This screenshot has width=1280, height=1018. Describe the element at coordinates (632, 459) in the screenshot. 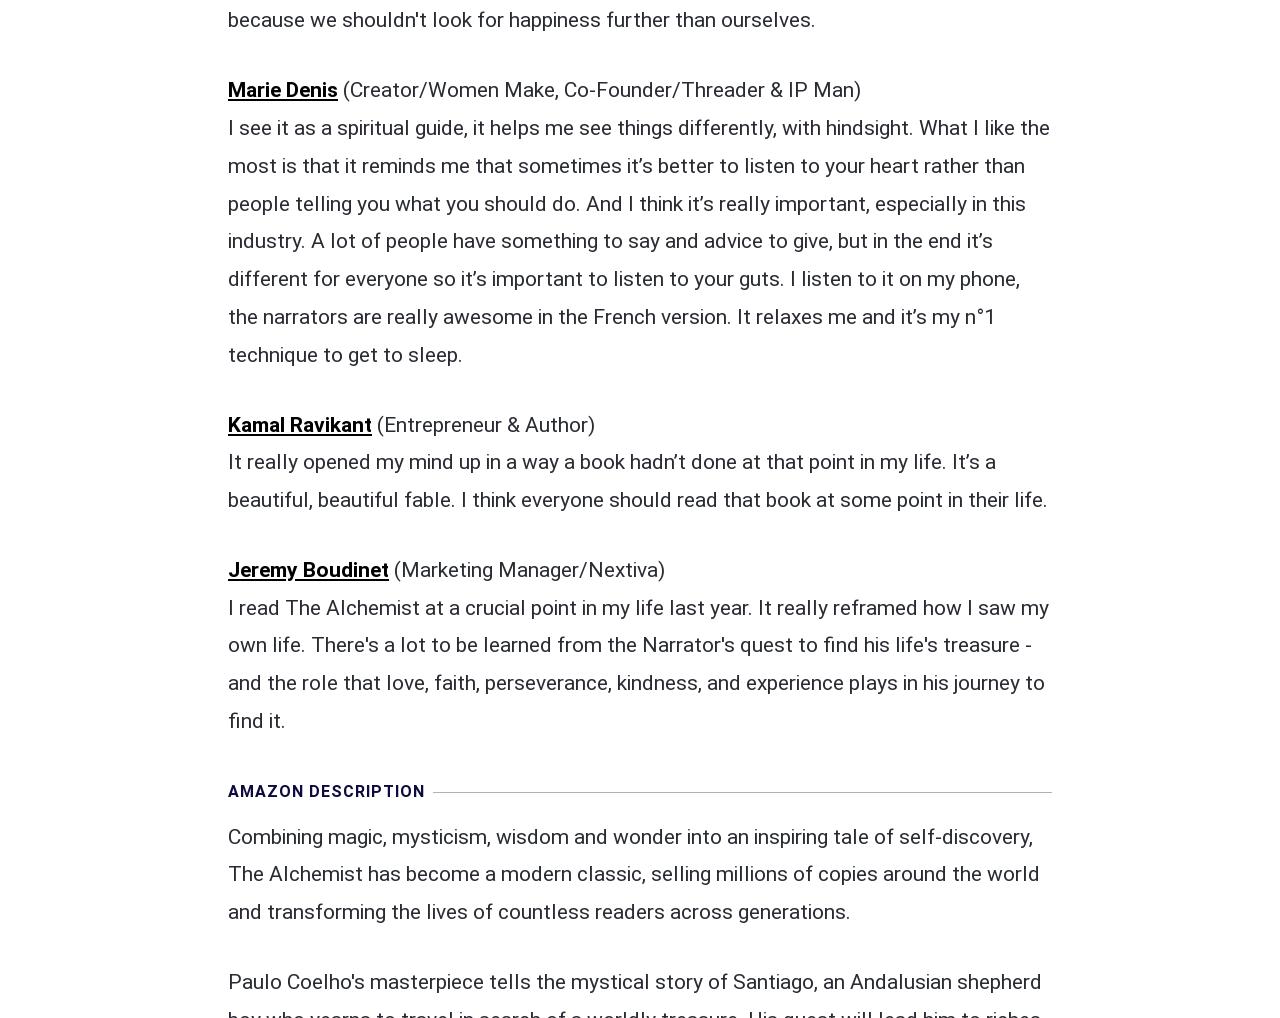

I see `'Combining magic, mysticism, wisdom and wonder into an inspiring tale of self-discovery, The Alchemist has become a modern classic, selling millions of copies around the world and transforming the lives of countless readers across generations.'` at that location.